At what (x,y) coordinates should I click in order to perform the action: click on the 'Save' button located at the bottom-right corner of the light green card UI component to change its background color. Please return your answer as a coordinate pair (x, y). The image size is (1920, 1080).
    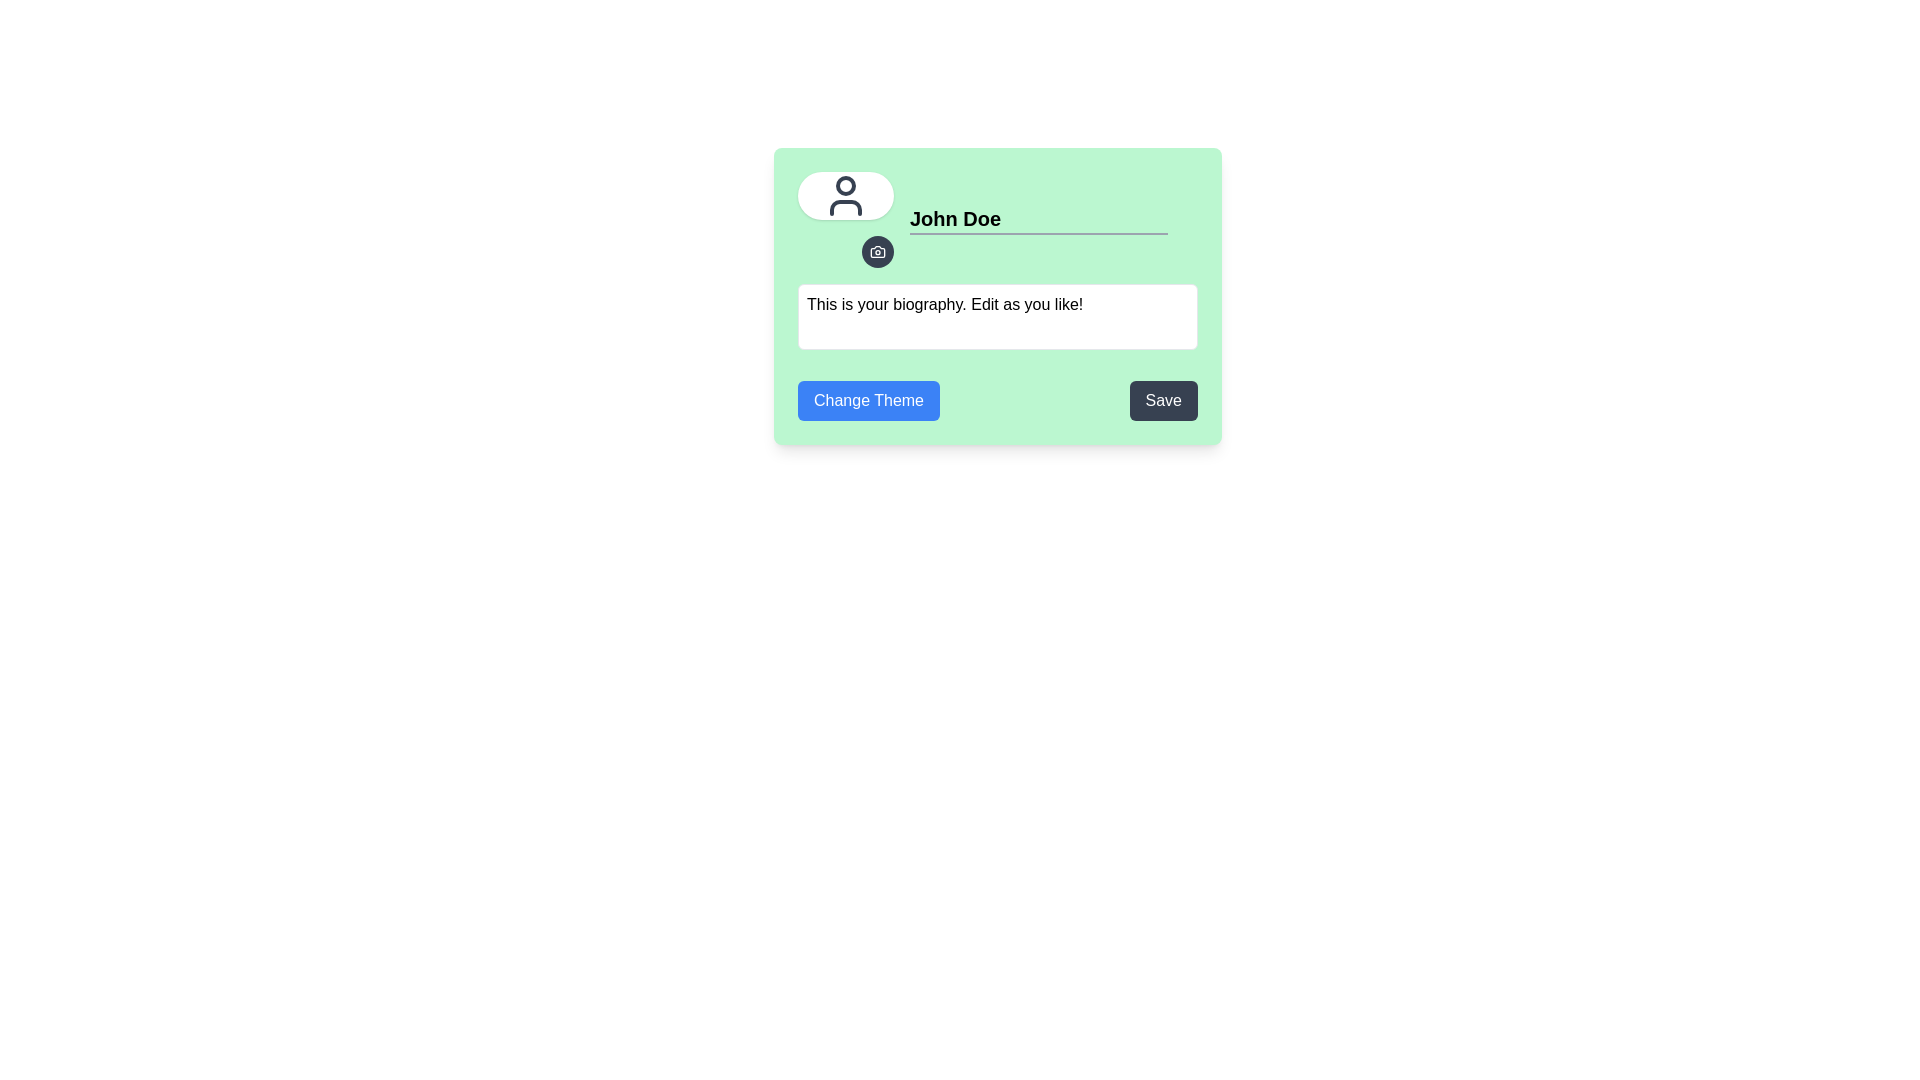
    Looking at the image, I should click on (1163, 401).